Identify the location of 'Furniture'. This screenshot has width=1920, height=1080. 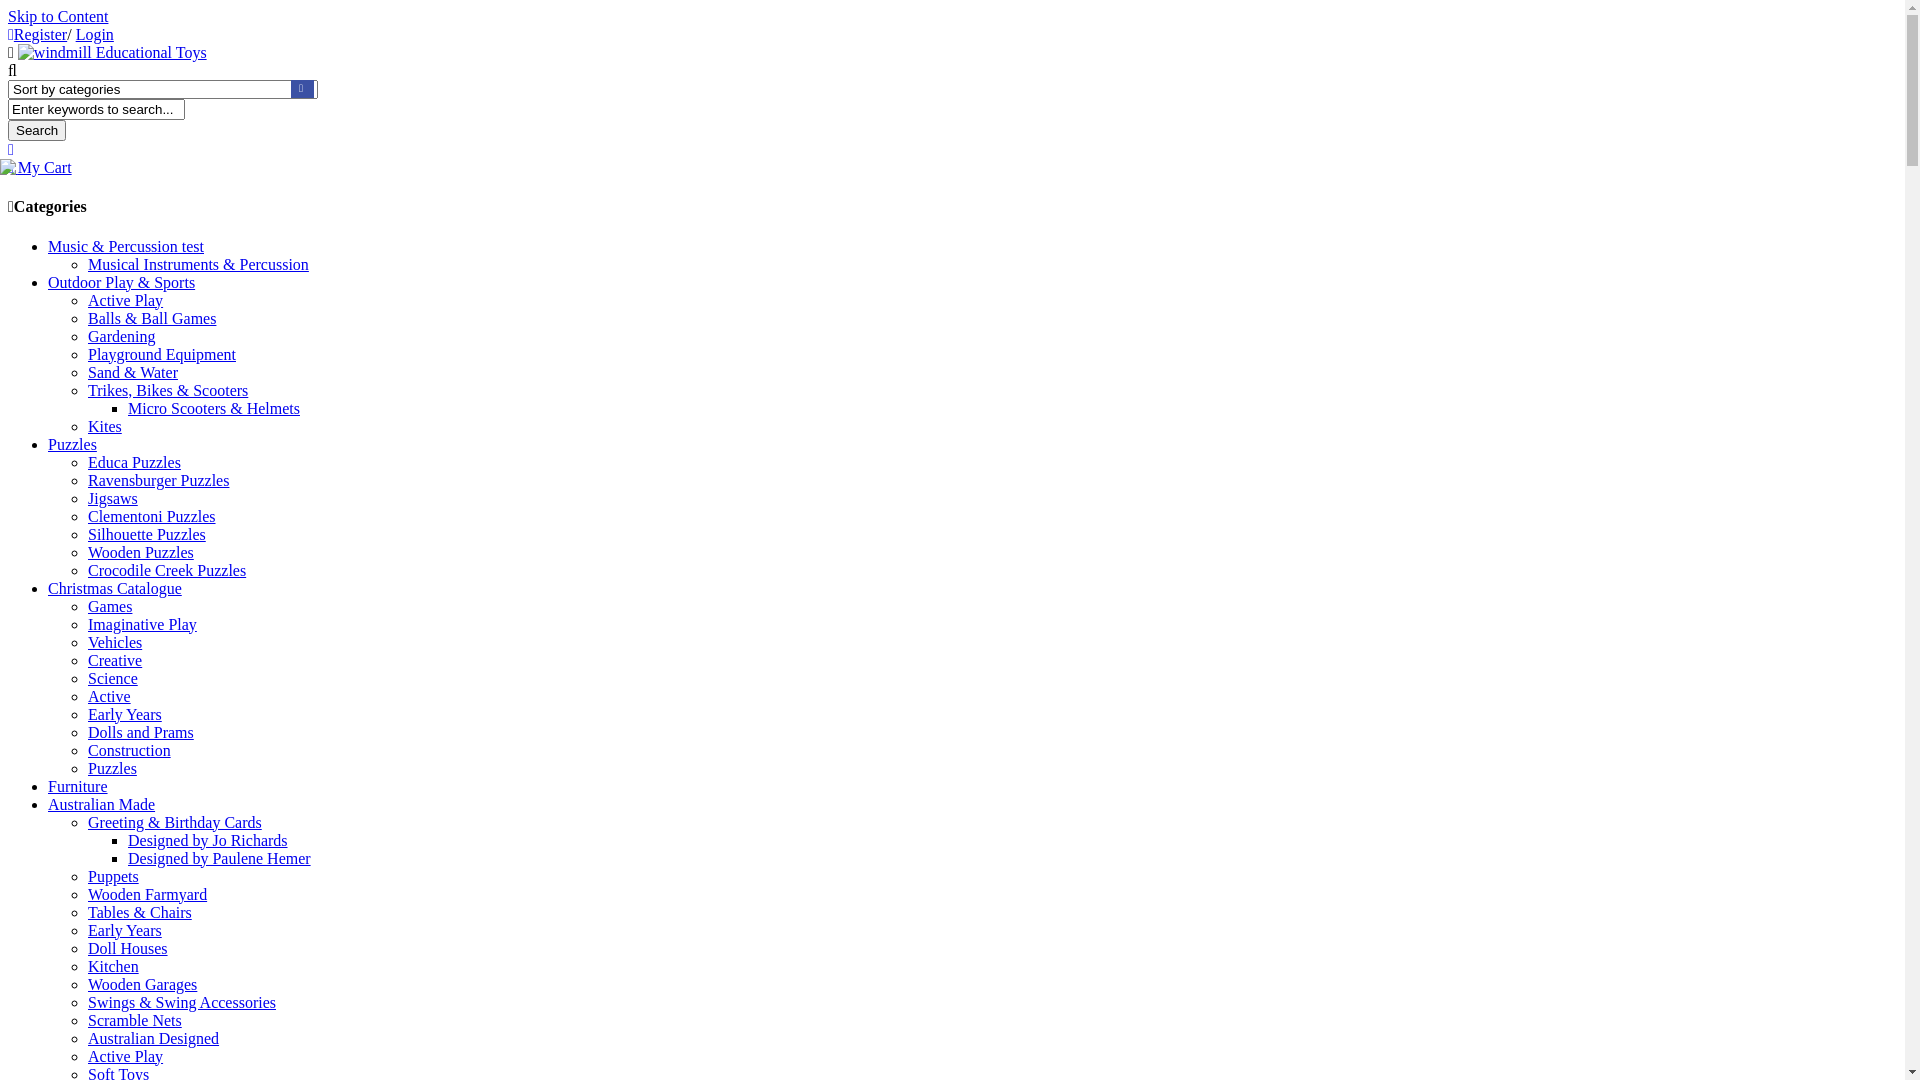
(77, 785).